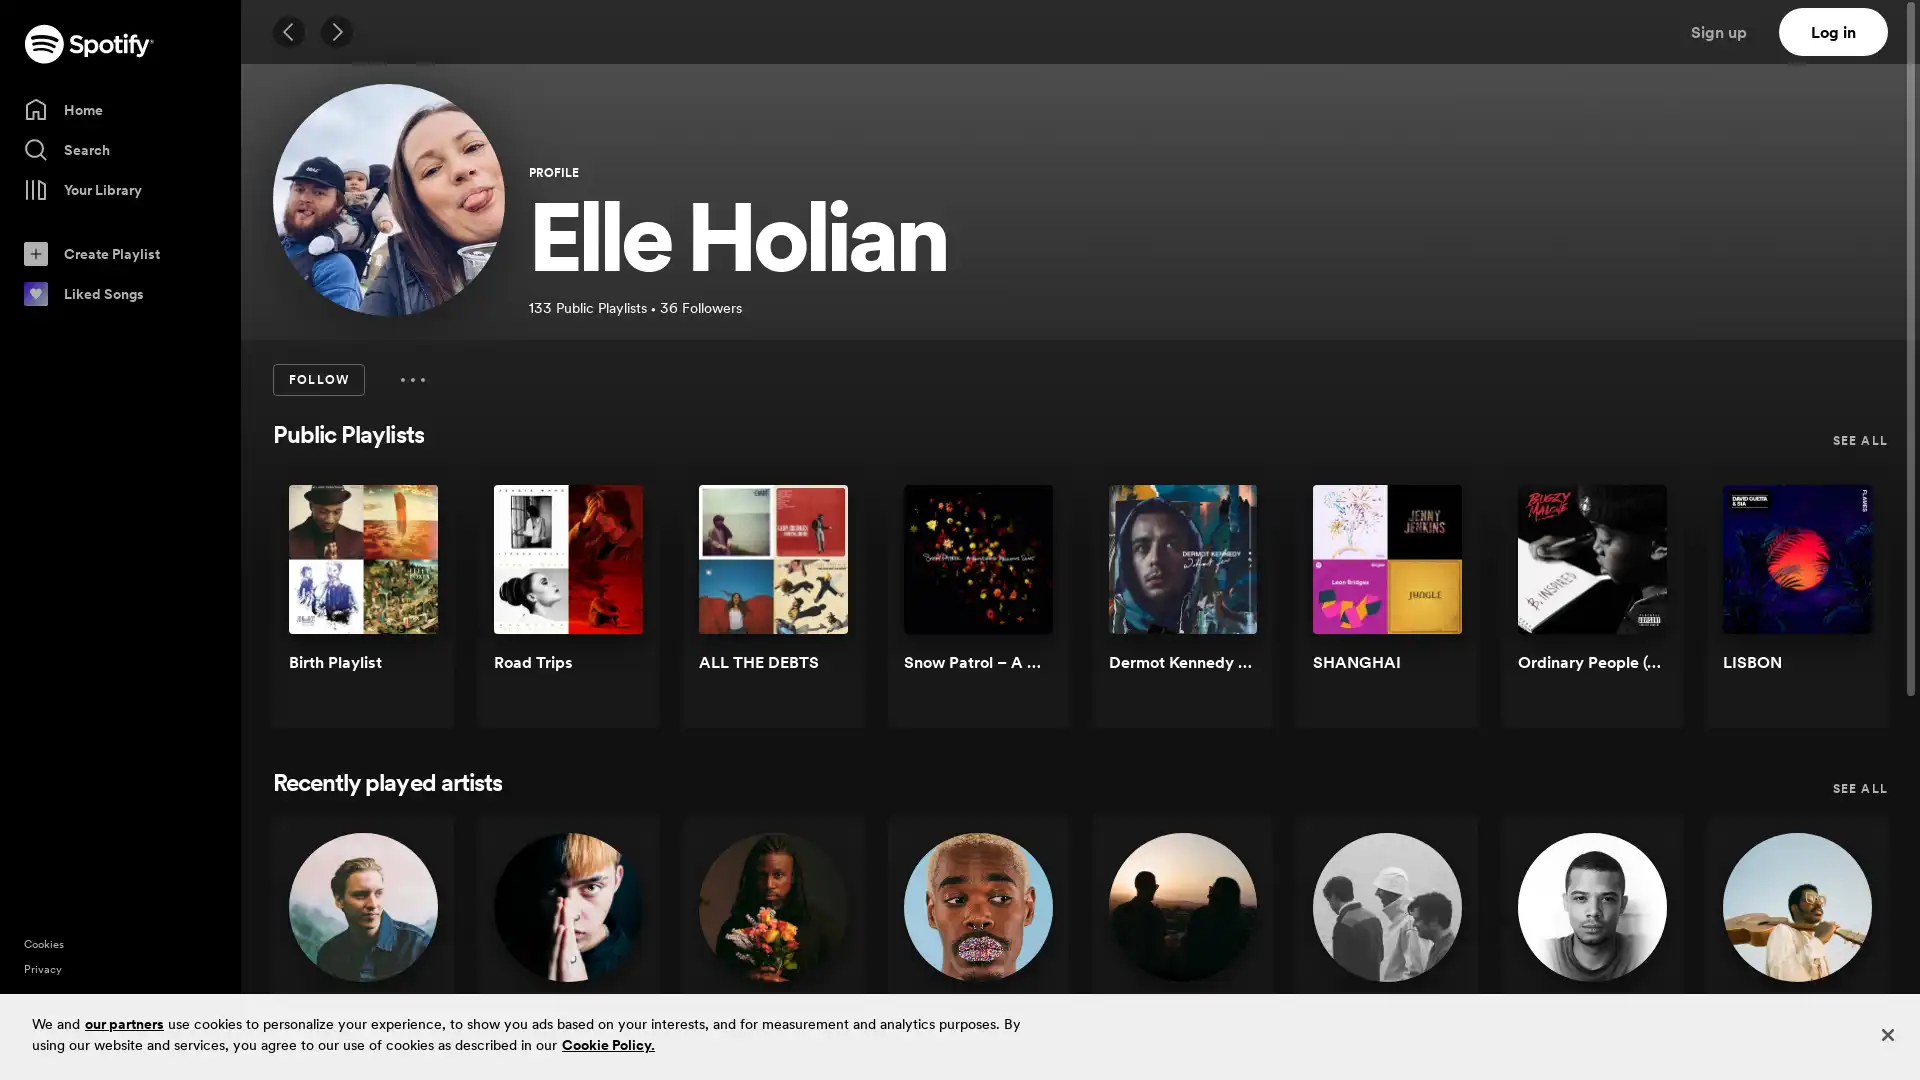 This screenshot has height=1080, width=1920. I want to click on Play Curtis Harding, so click(1839, 955).